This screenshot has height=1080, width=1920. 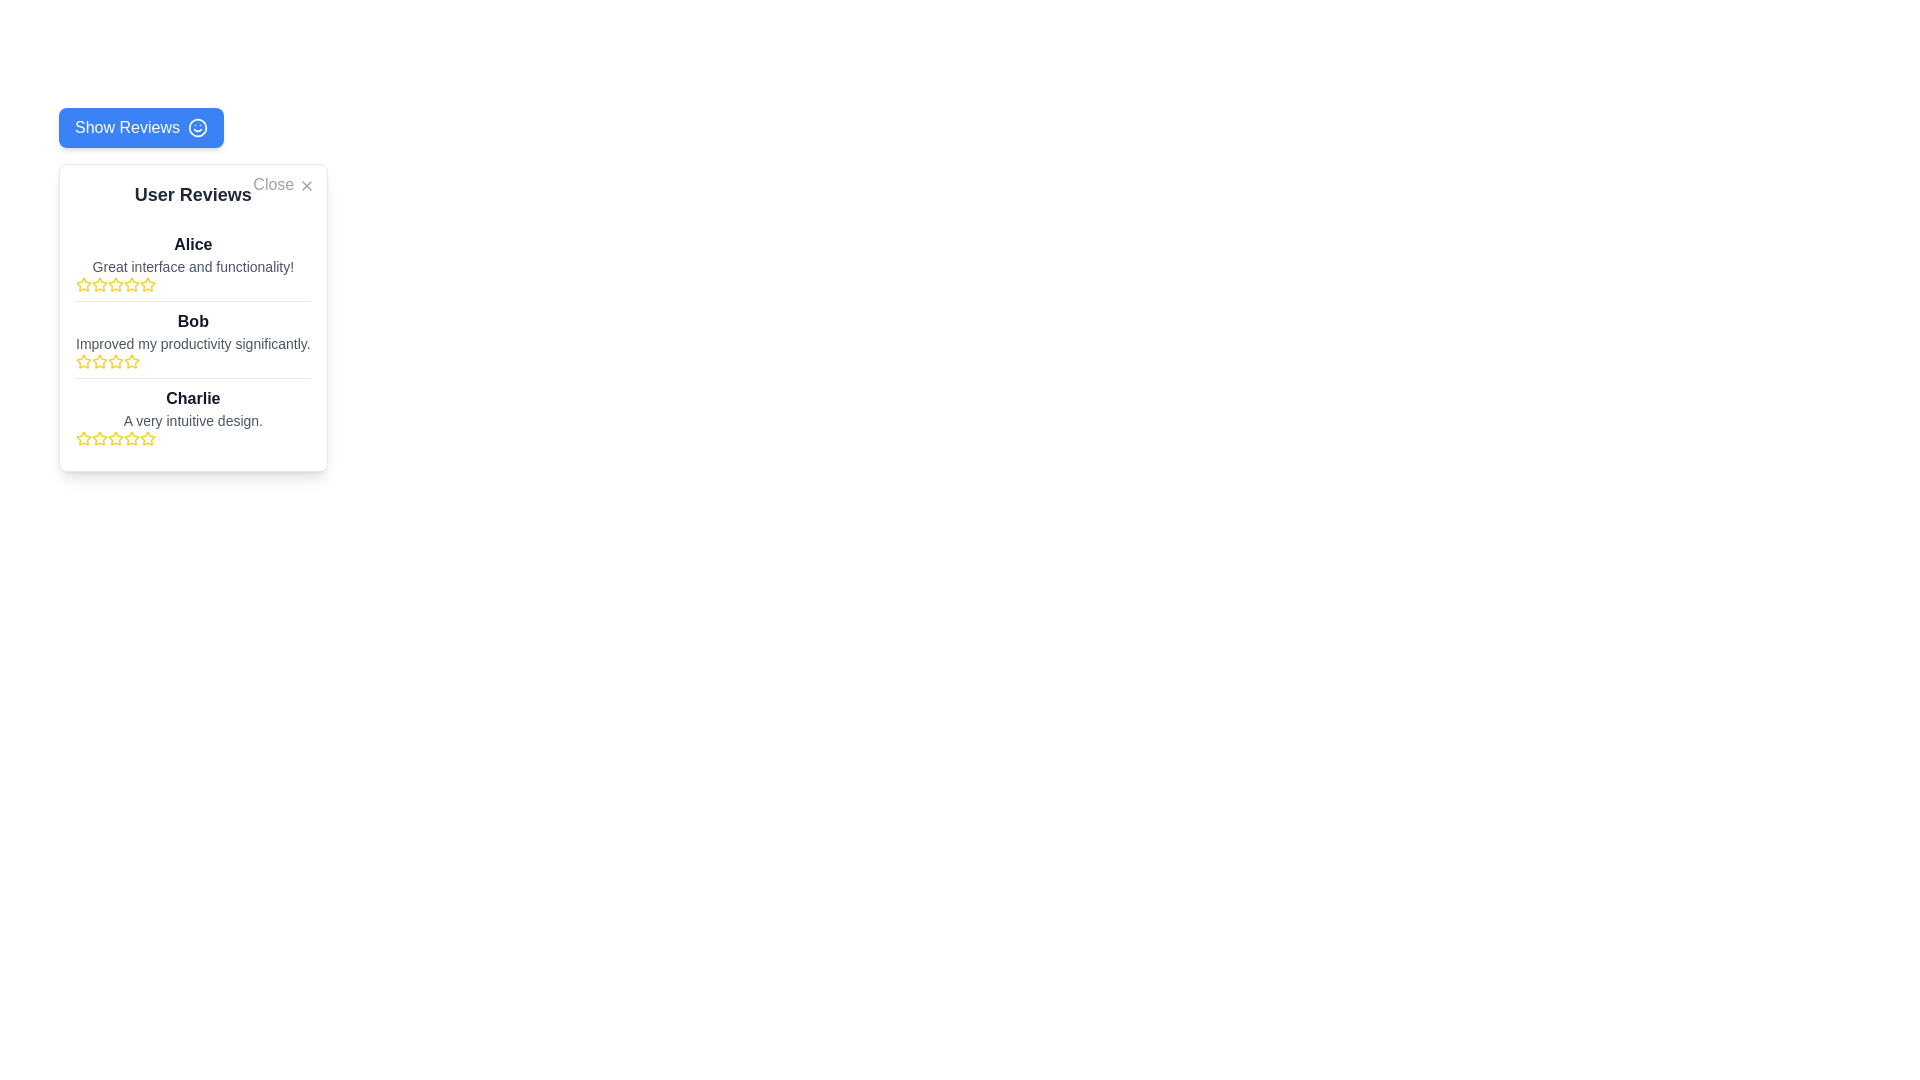 I want to click on the fifth star icon in the user rating system under Charlie's review to register an interaction, so click(x=114, y=438).